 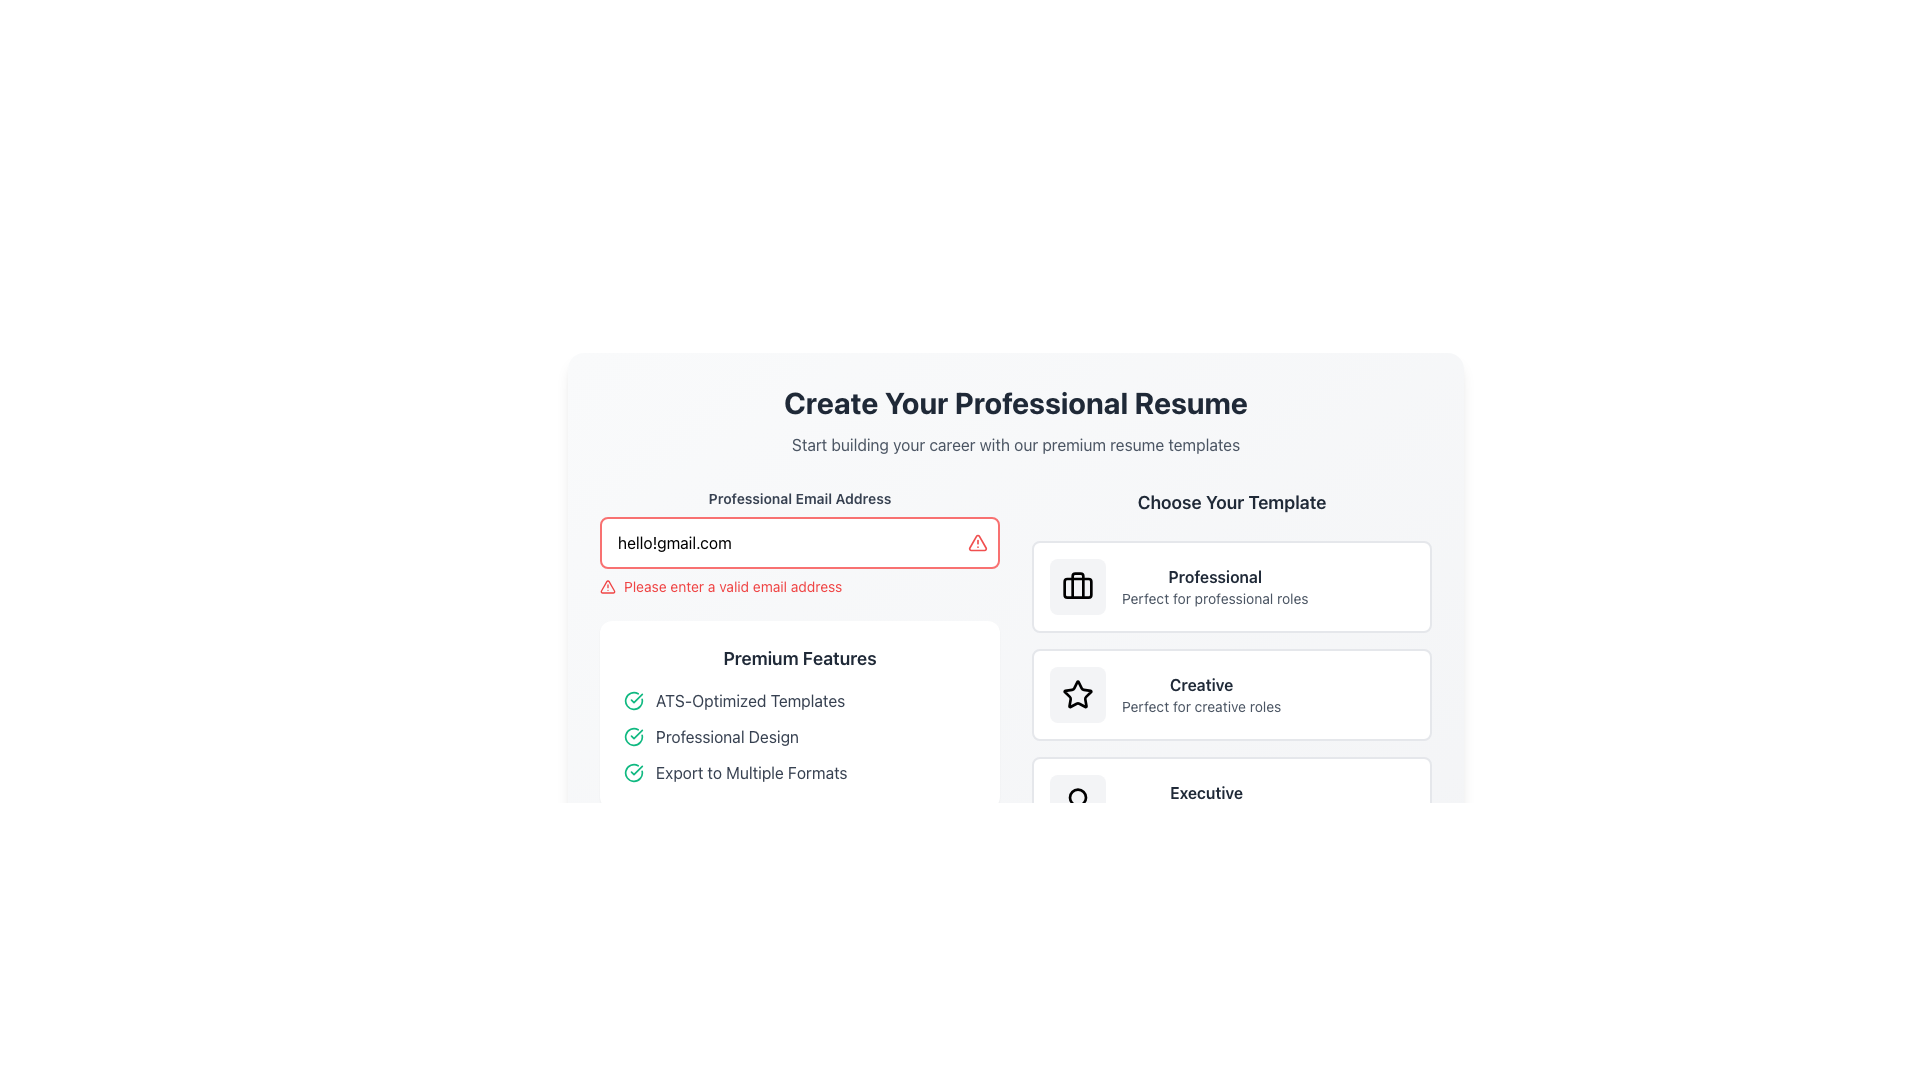 What do you see at coordinates (632, 700) in the screenshot?
I see `the green circular icon with a checkmark representing success, located to the left of the 'ATS-Optimized Templates' text in the premium features list` at bounding box center [632, 700].